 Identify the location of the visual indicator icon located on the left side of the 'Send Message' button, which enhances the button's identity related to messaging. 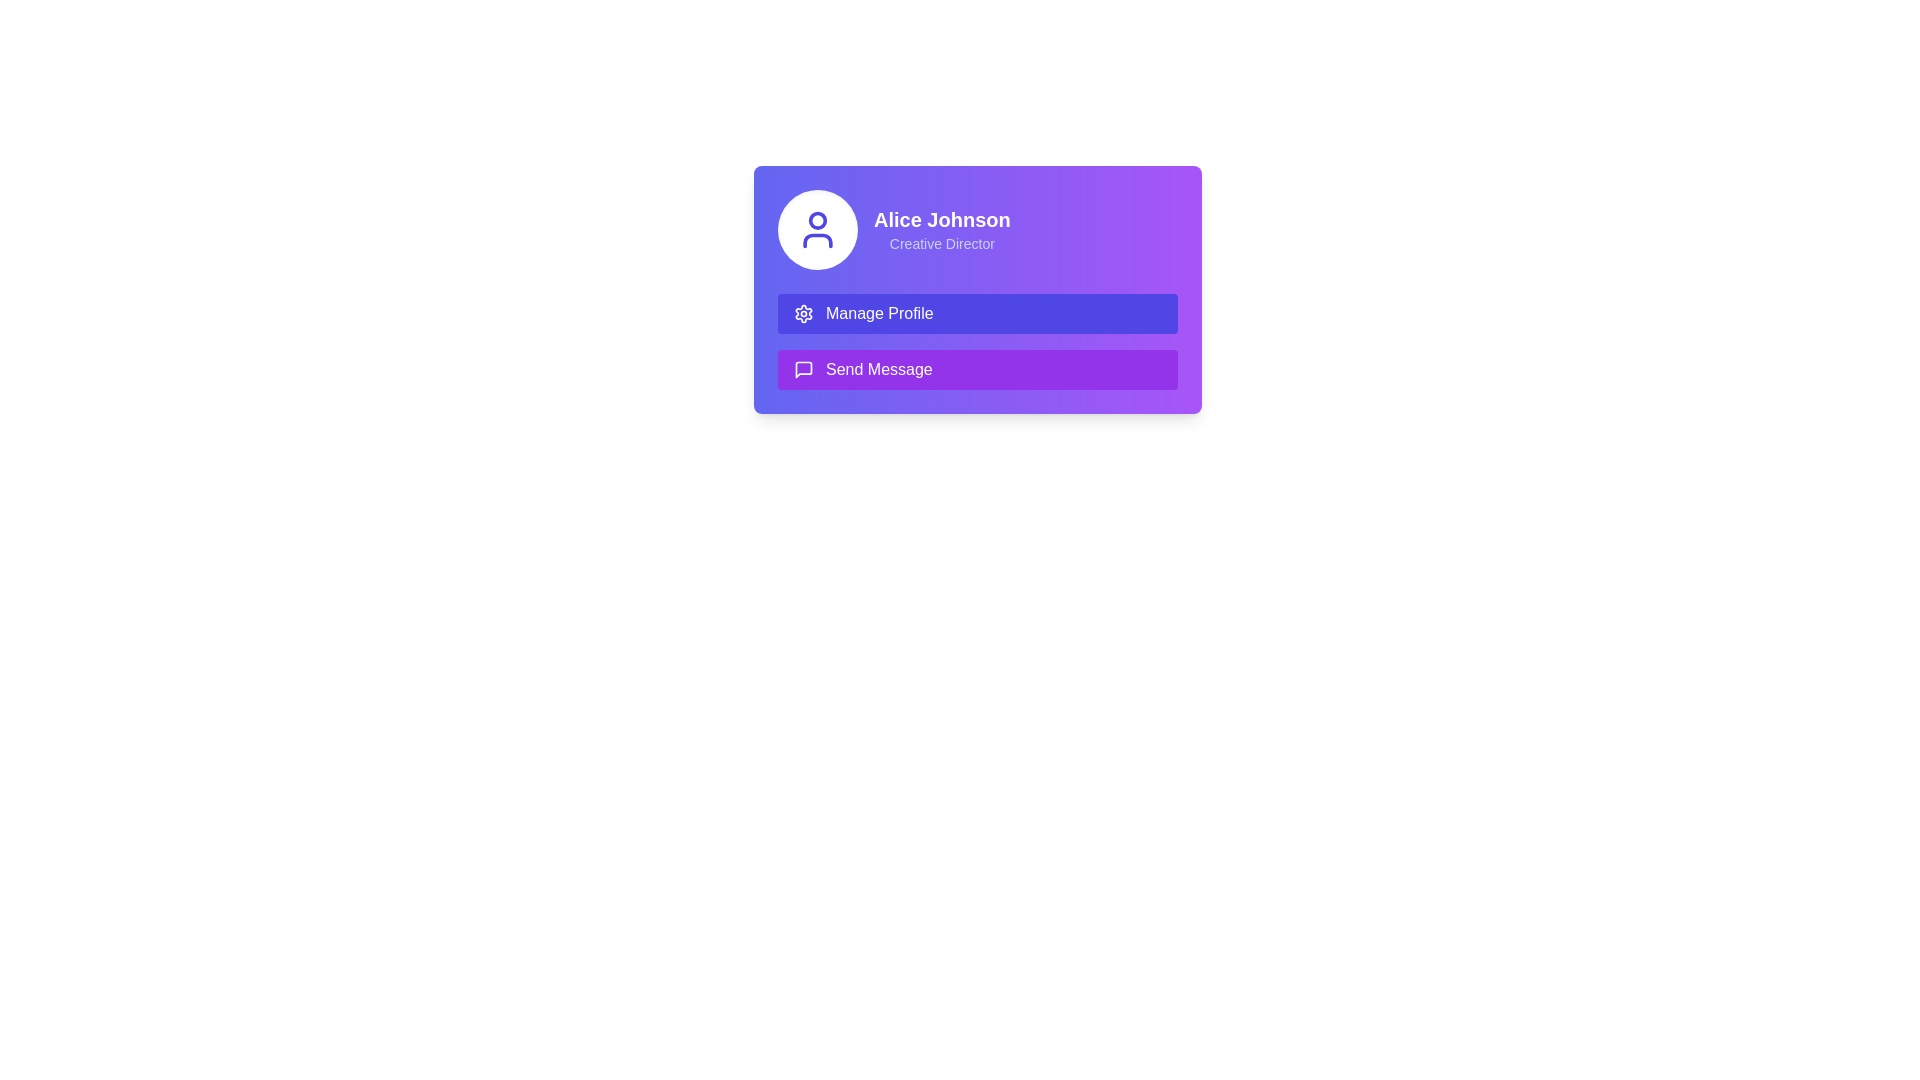
(804, 370).